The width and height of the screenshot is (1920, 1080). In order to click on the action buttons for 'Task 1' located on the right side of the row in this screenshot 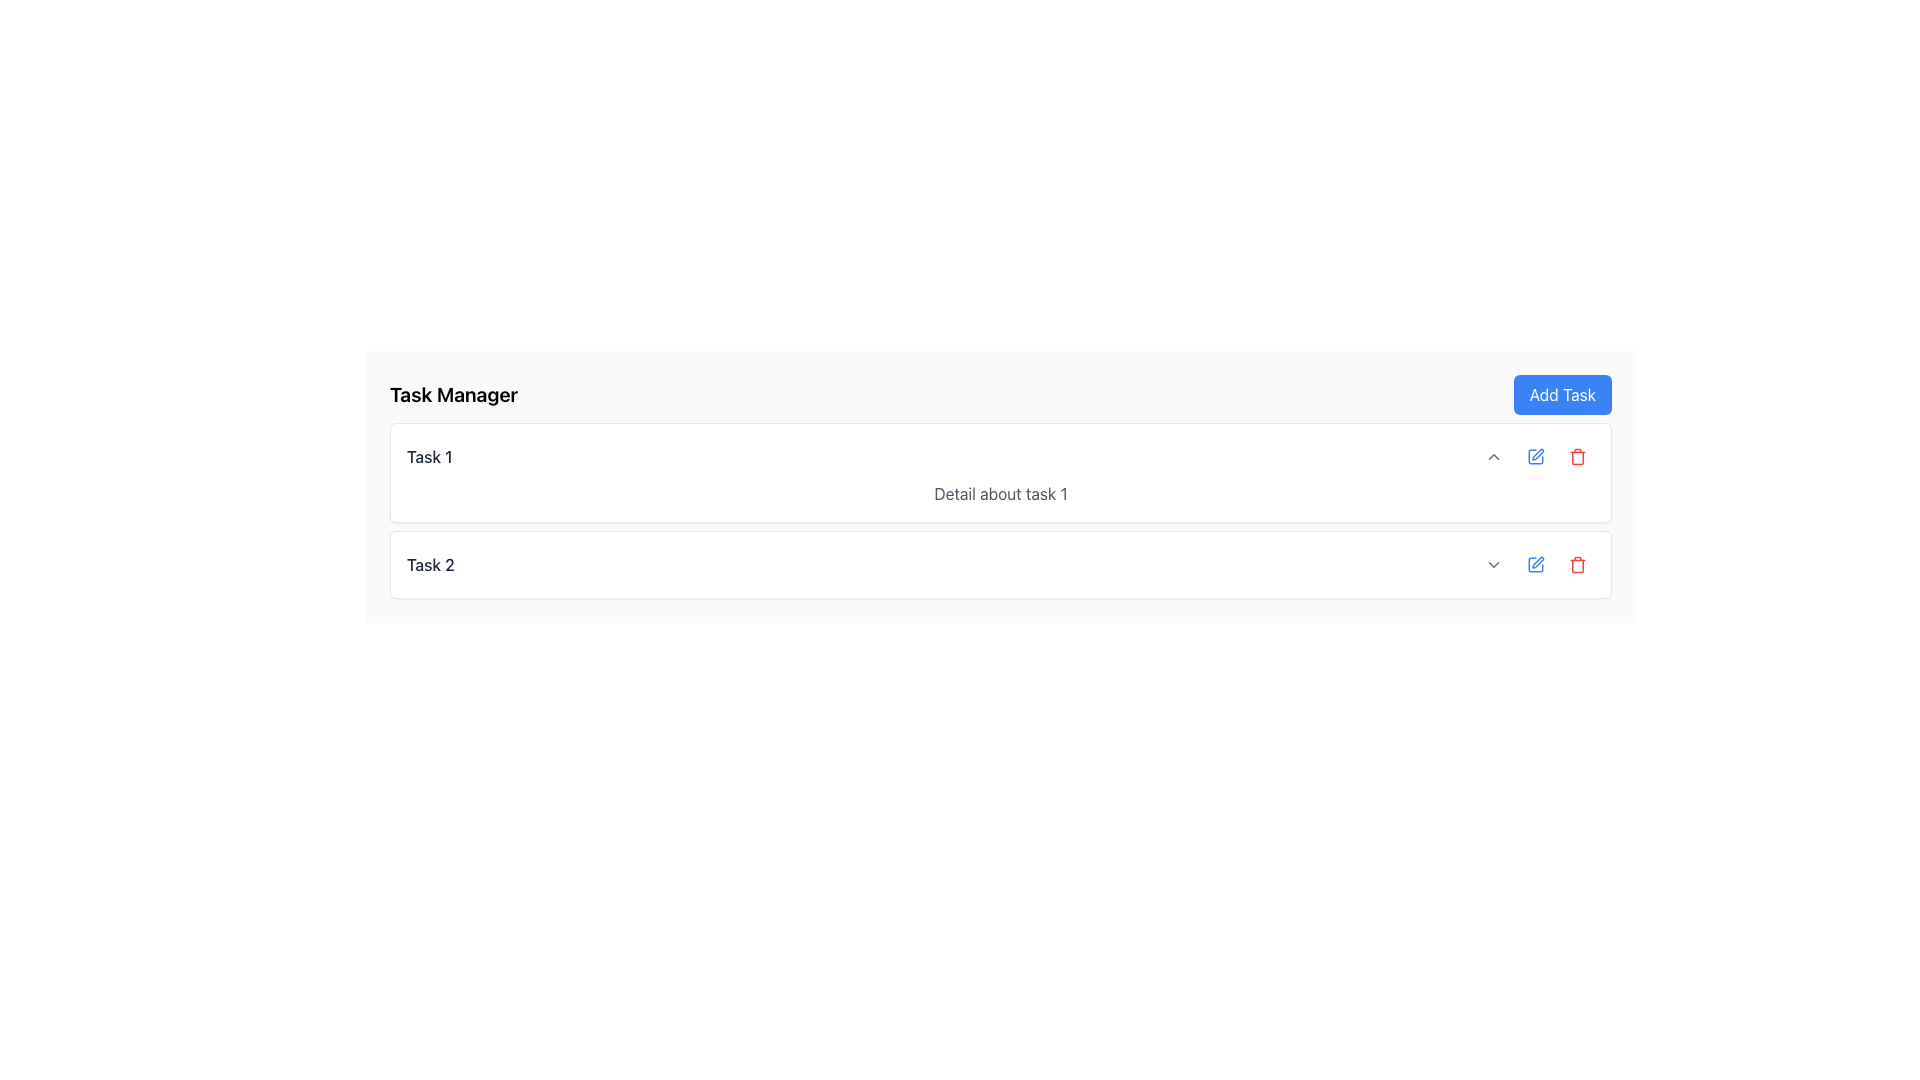, I will do `click(1535, 456)`.